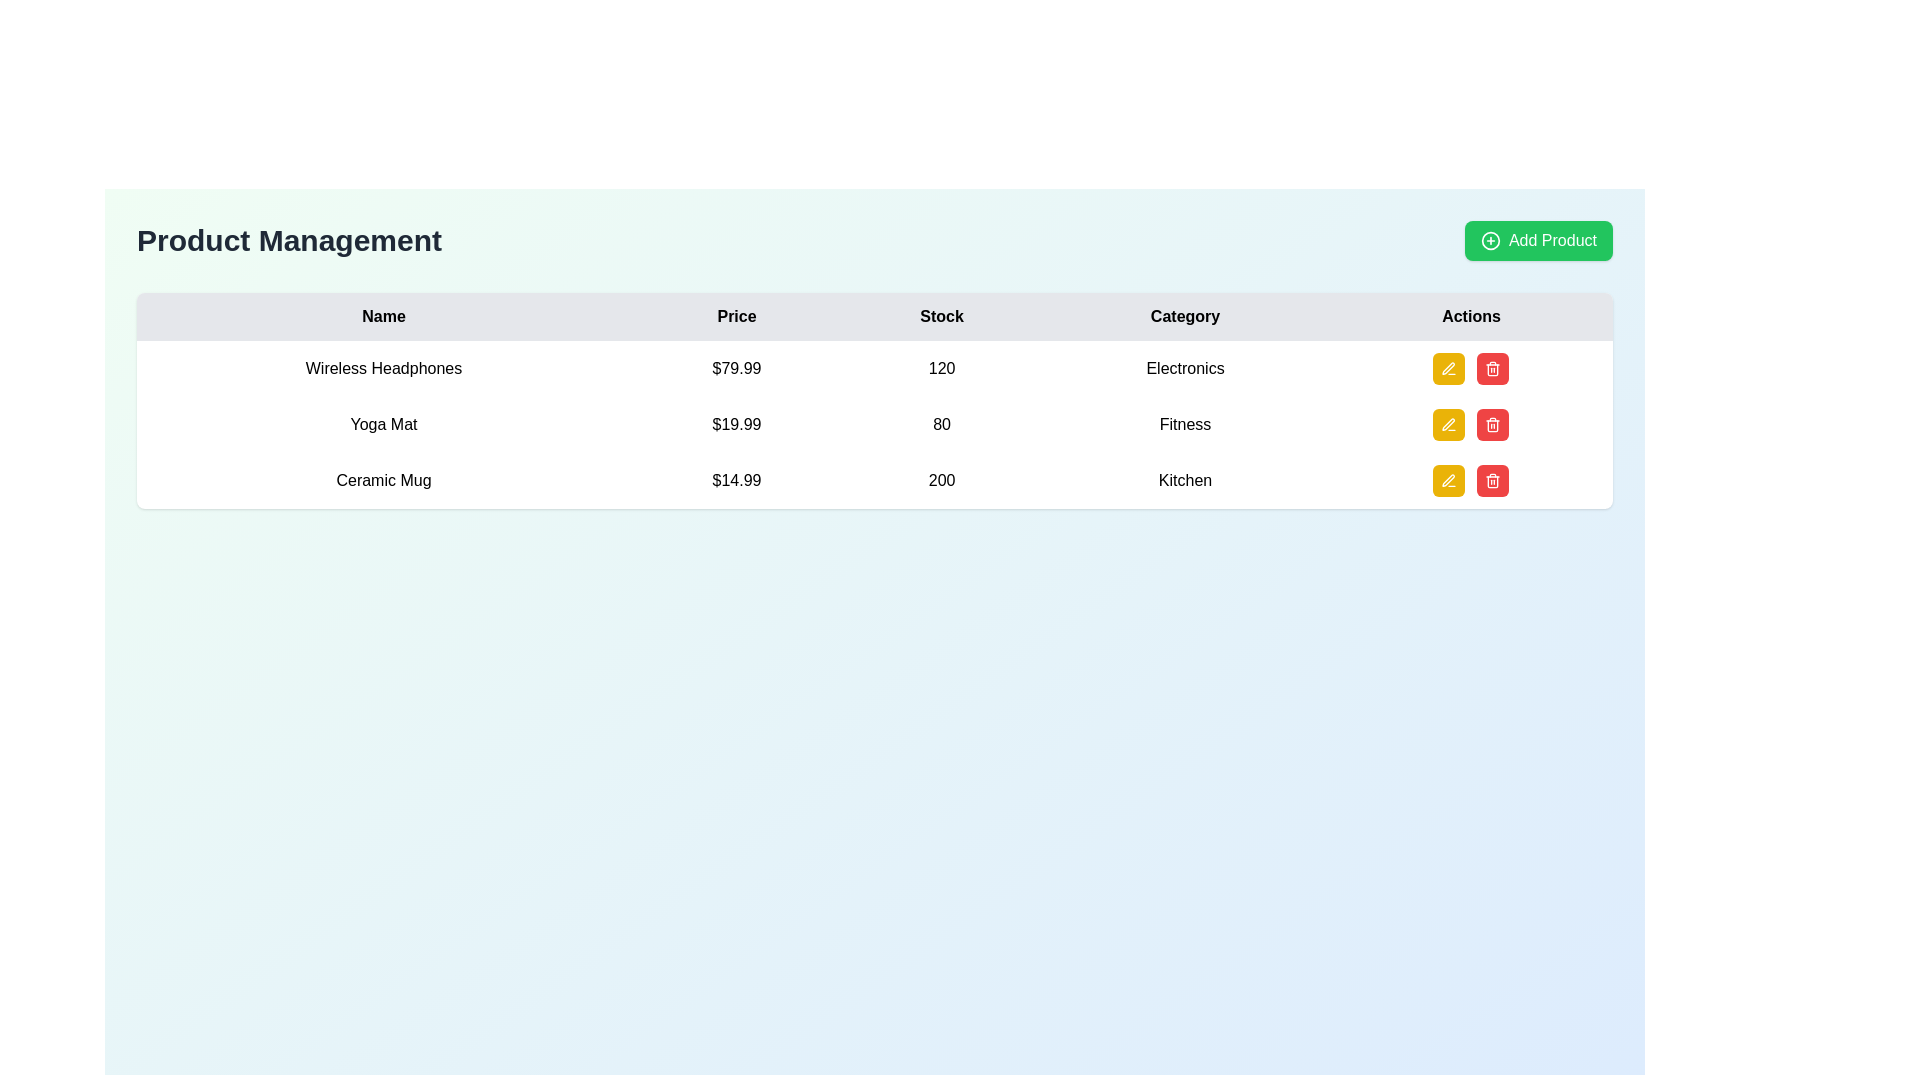 The height and width of the screenshot is (1080, 1920). I want to click on headers of the table located in the first row, which includes 'Name', 'Price', 'Stock', 'Category', and 'Actions', so click(874, 315).